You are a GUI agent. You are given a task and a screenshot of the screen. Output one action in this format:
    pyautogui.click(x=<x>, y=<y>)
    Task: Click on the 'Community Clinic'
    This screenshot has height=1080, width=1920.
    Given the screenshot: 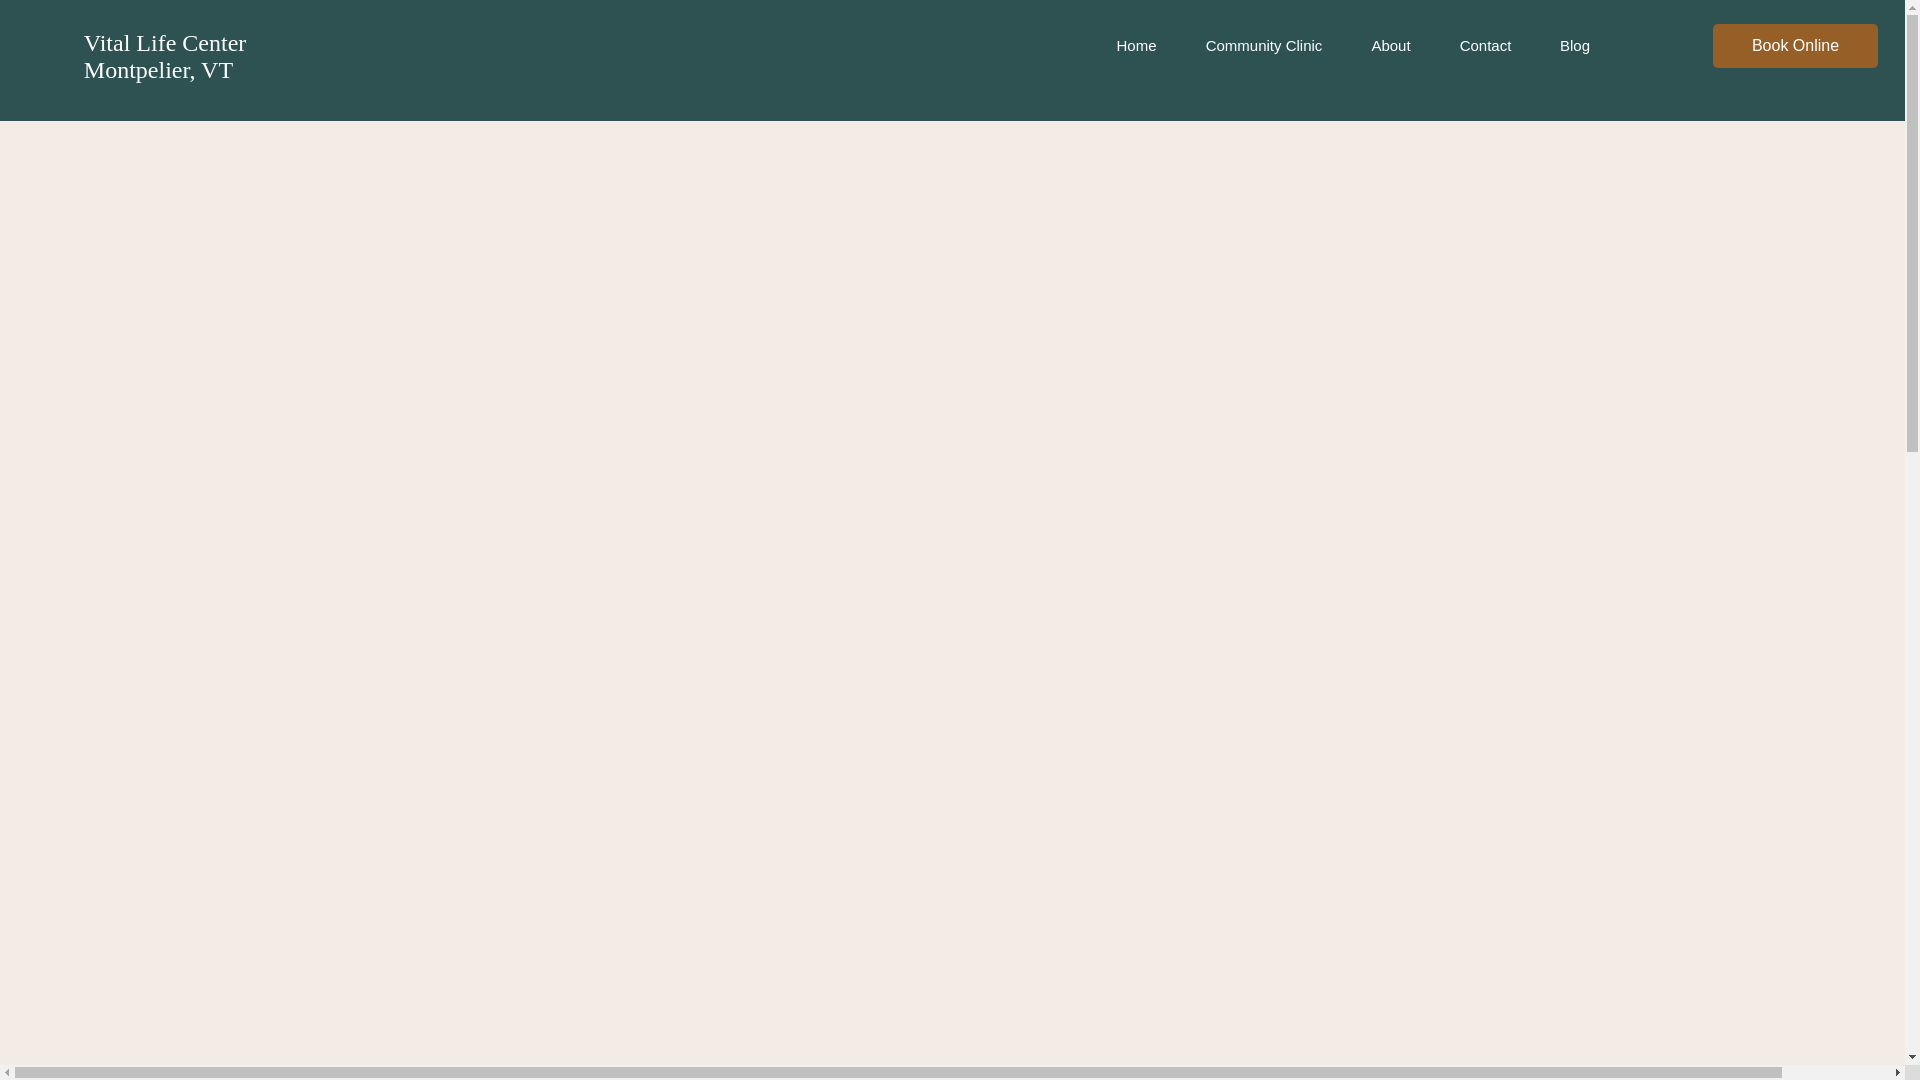 What is the action you would take?
    pyautogui.click(x=1262, y=45)
    